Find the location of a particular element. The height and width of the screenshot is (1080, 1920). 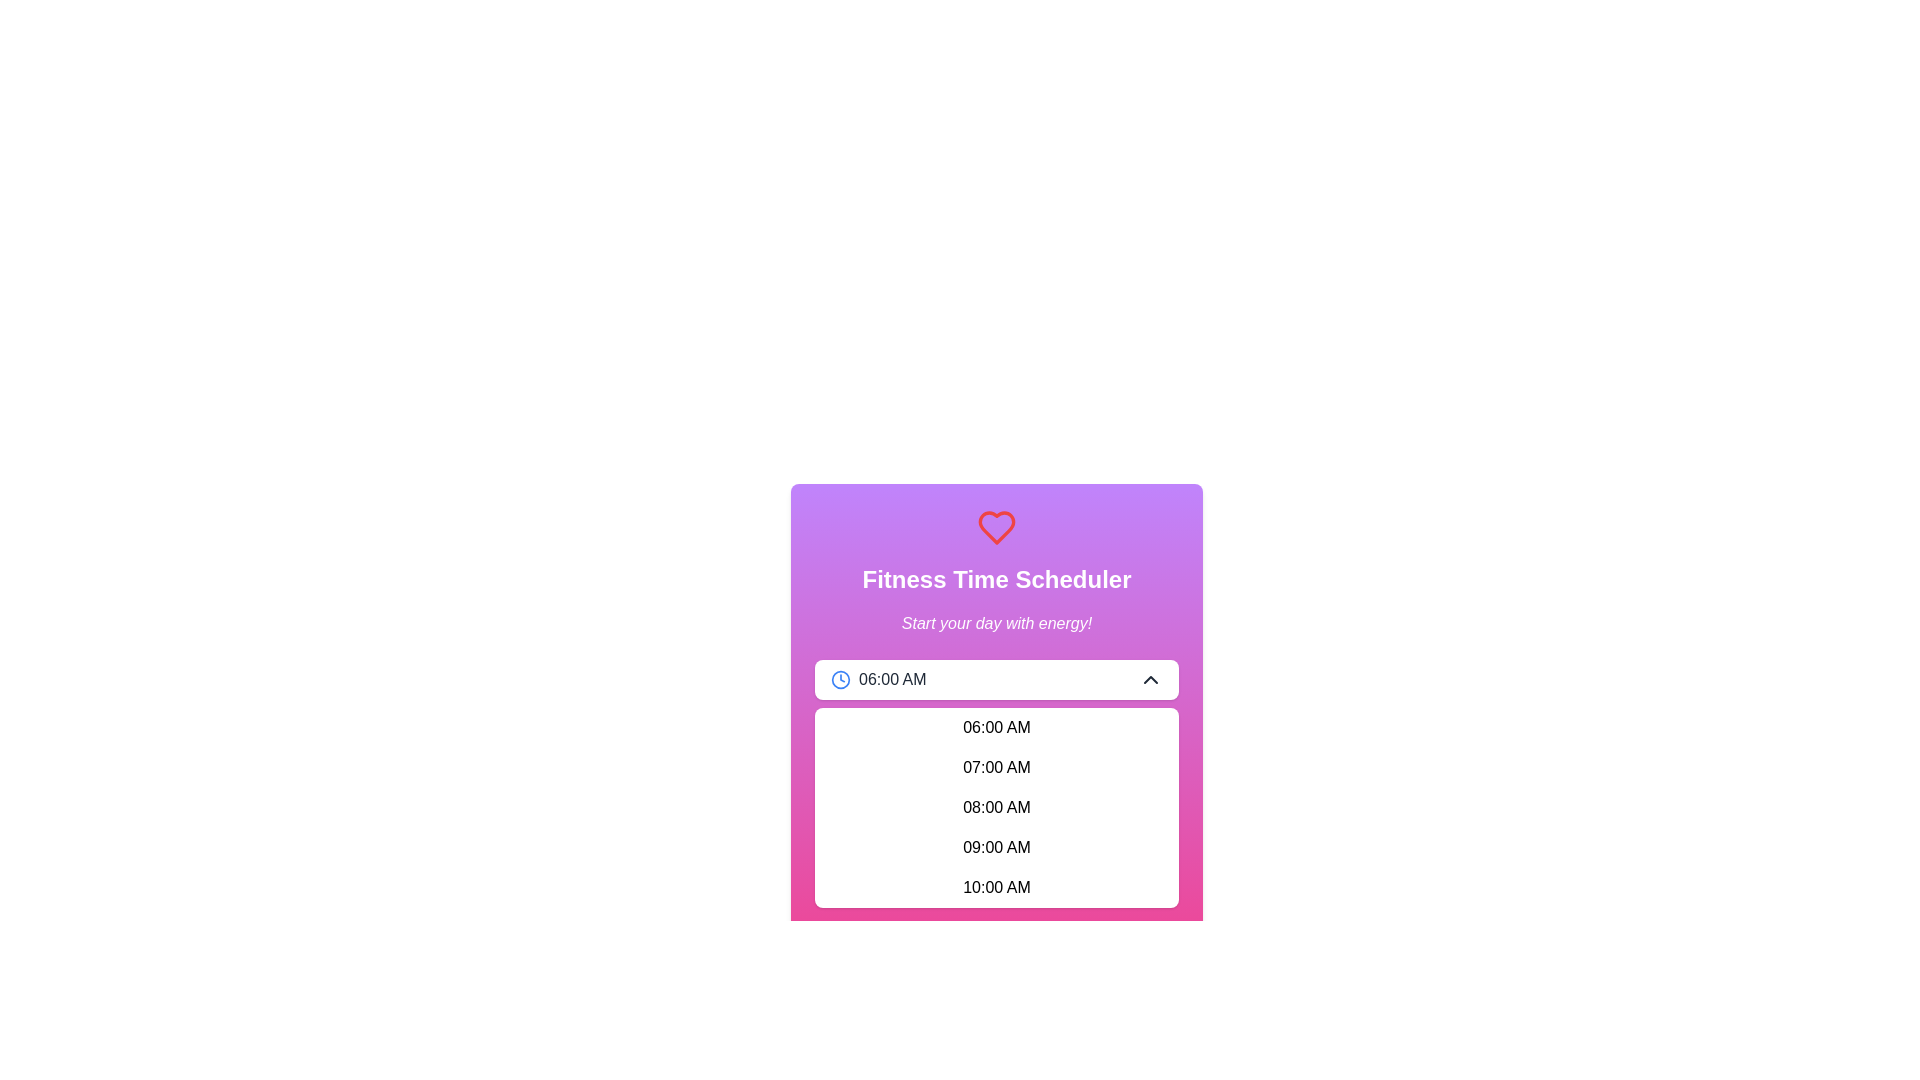

the list item displaying the time '08:00 AM' in the dropdown scheduling interface, which is the third item in the list is located at coordinates (997, 806).